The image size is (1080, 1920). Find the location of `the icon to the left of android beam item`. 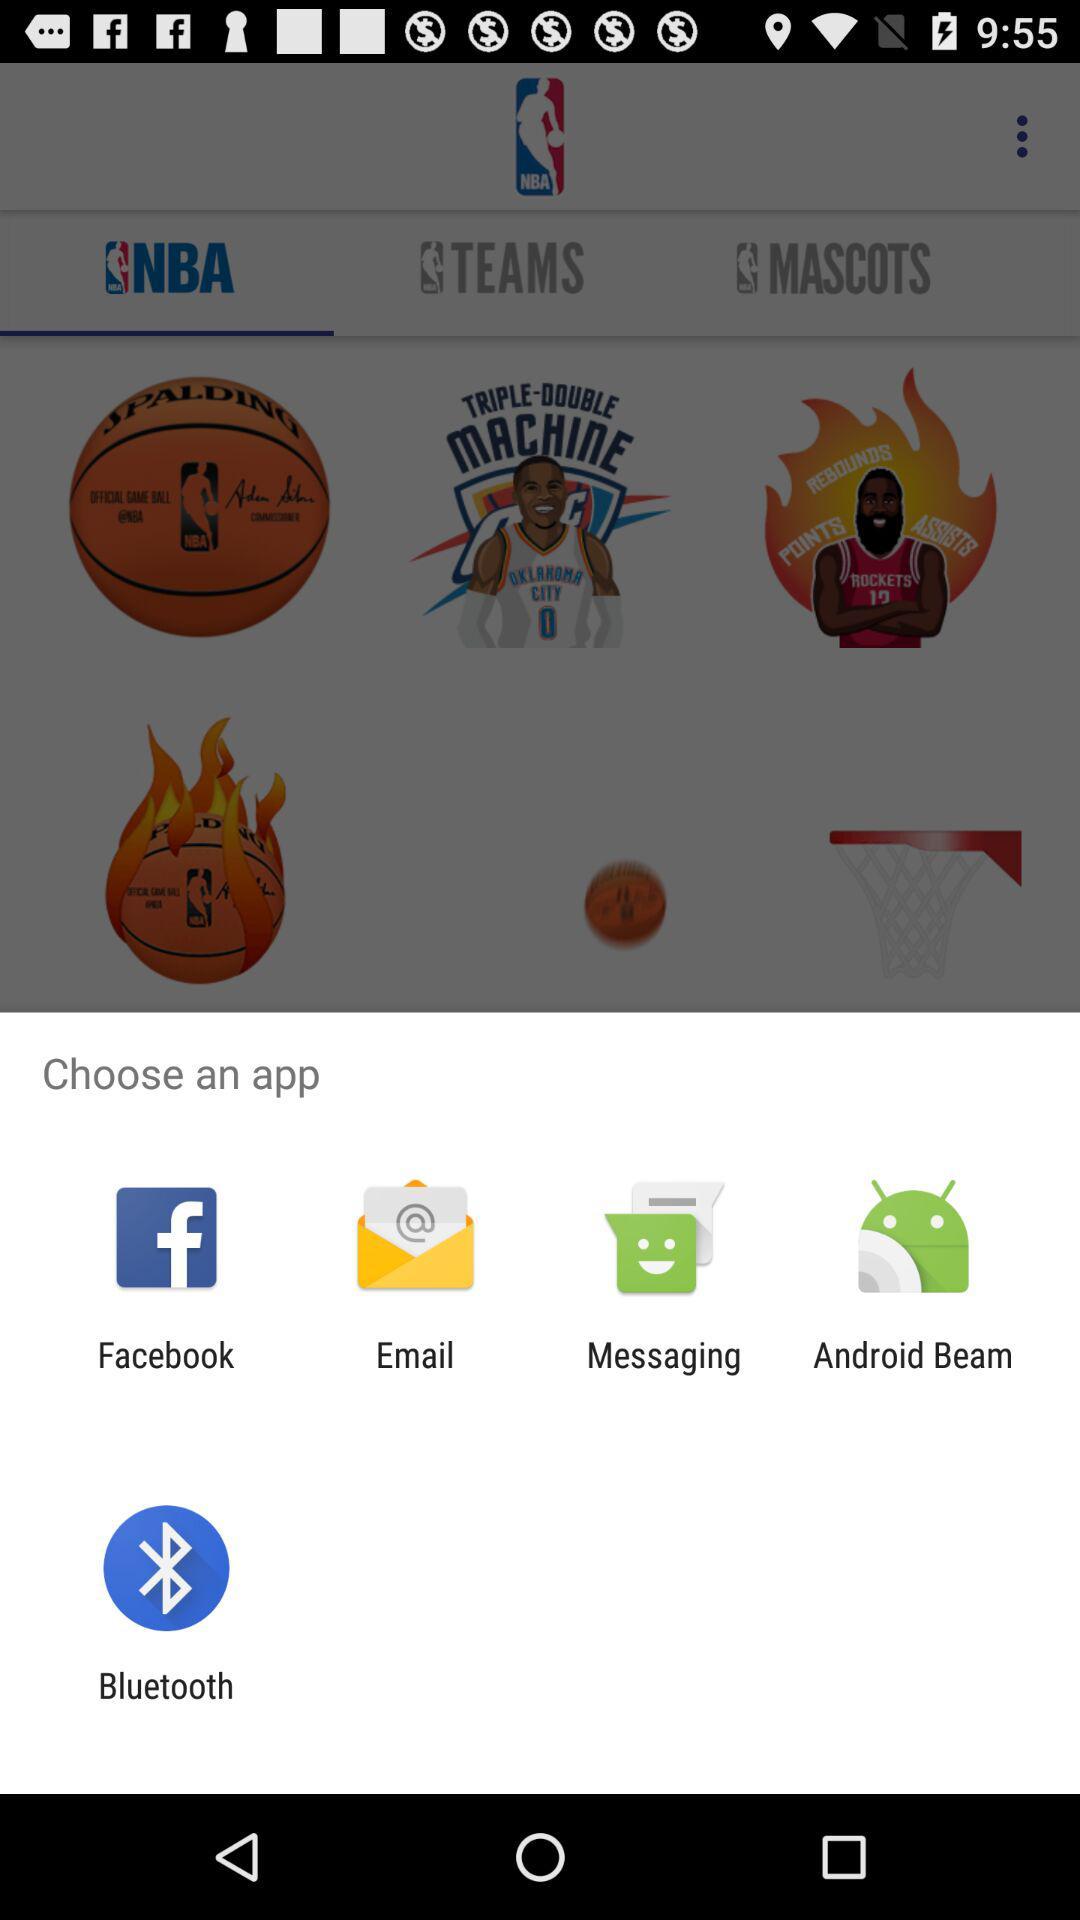

the icon to the left of android beam item is located at coordinates (664, 1374).